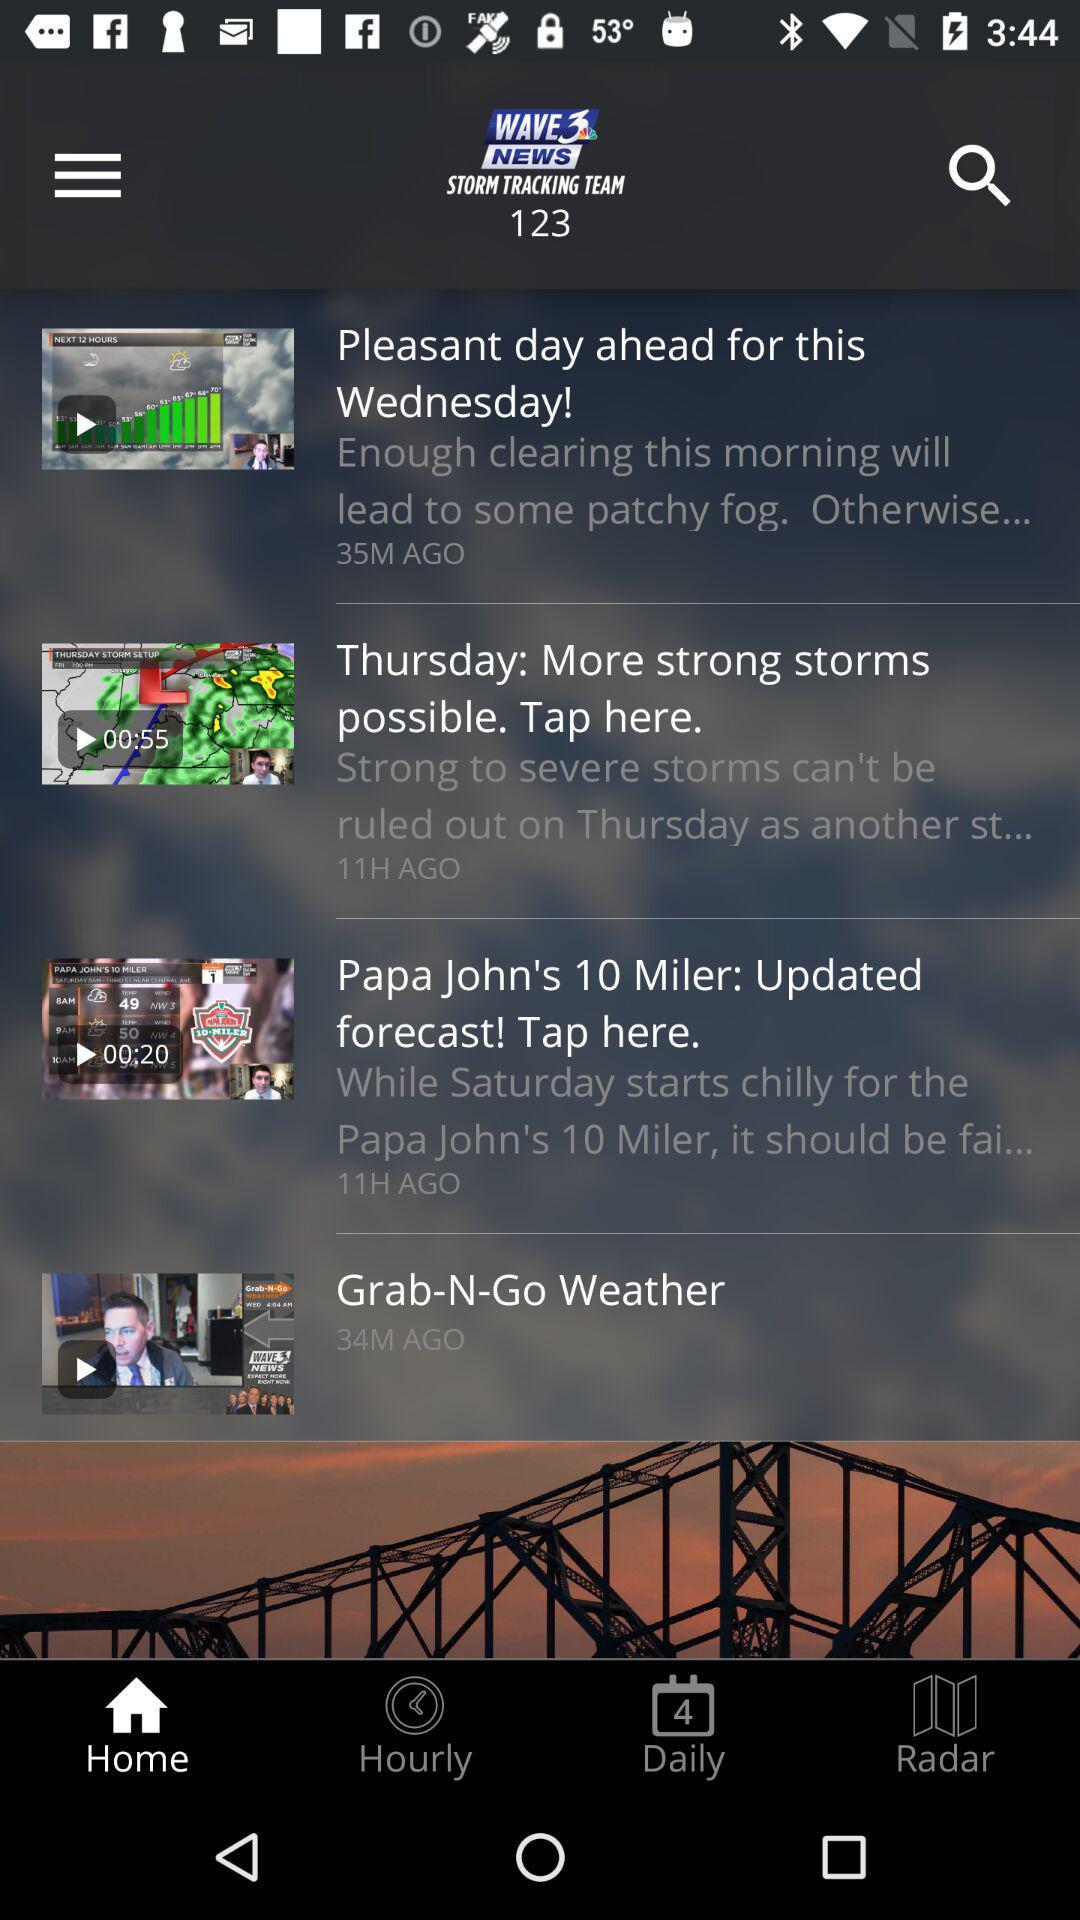 Image resolution: width=1080 pixels, height=1920 pixels. Describe the element at coordinates (945, 1726) in the screenshot. I see `icon next to the daily radio button` at that location.